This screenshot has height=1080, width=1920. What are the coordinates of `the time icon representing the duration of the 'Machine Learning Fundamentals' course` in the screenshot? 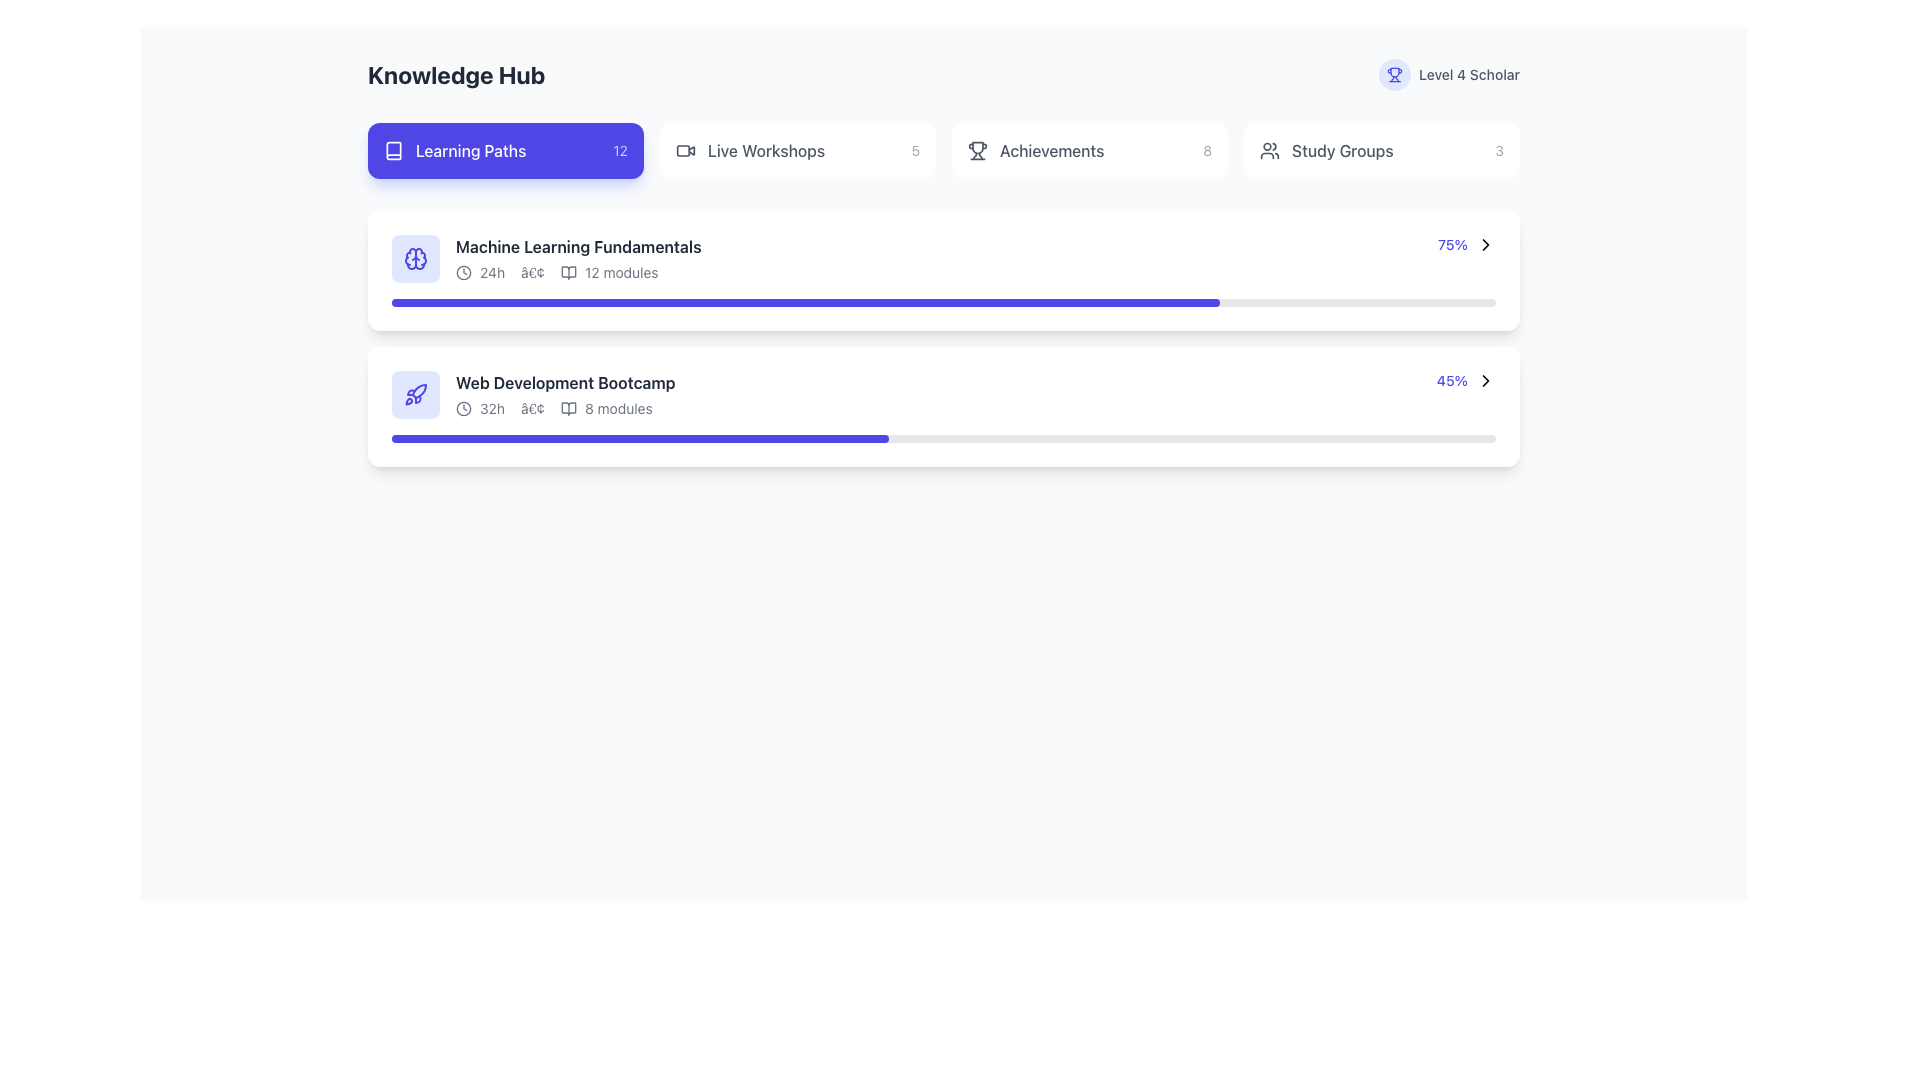 It's located at (463, 273).